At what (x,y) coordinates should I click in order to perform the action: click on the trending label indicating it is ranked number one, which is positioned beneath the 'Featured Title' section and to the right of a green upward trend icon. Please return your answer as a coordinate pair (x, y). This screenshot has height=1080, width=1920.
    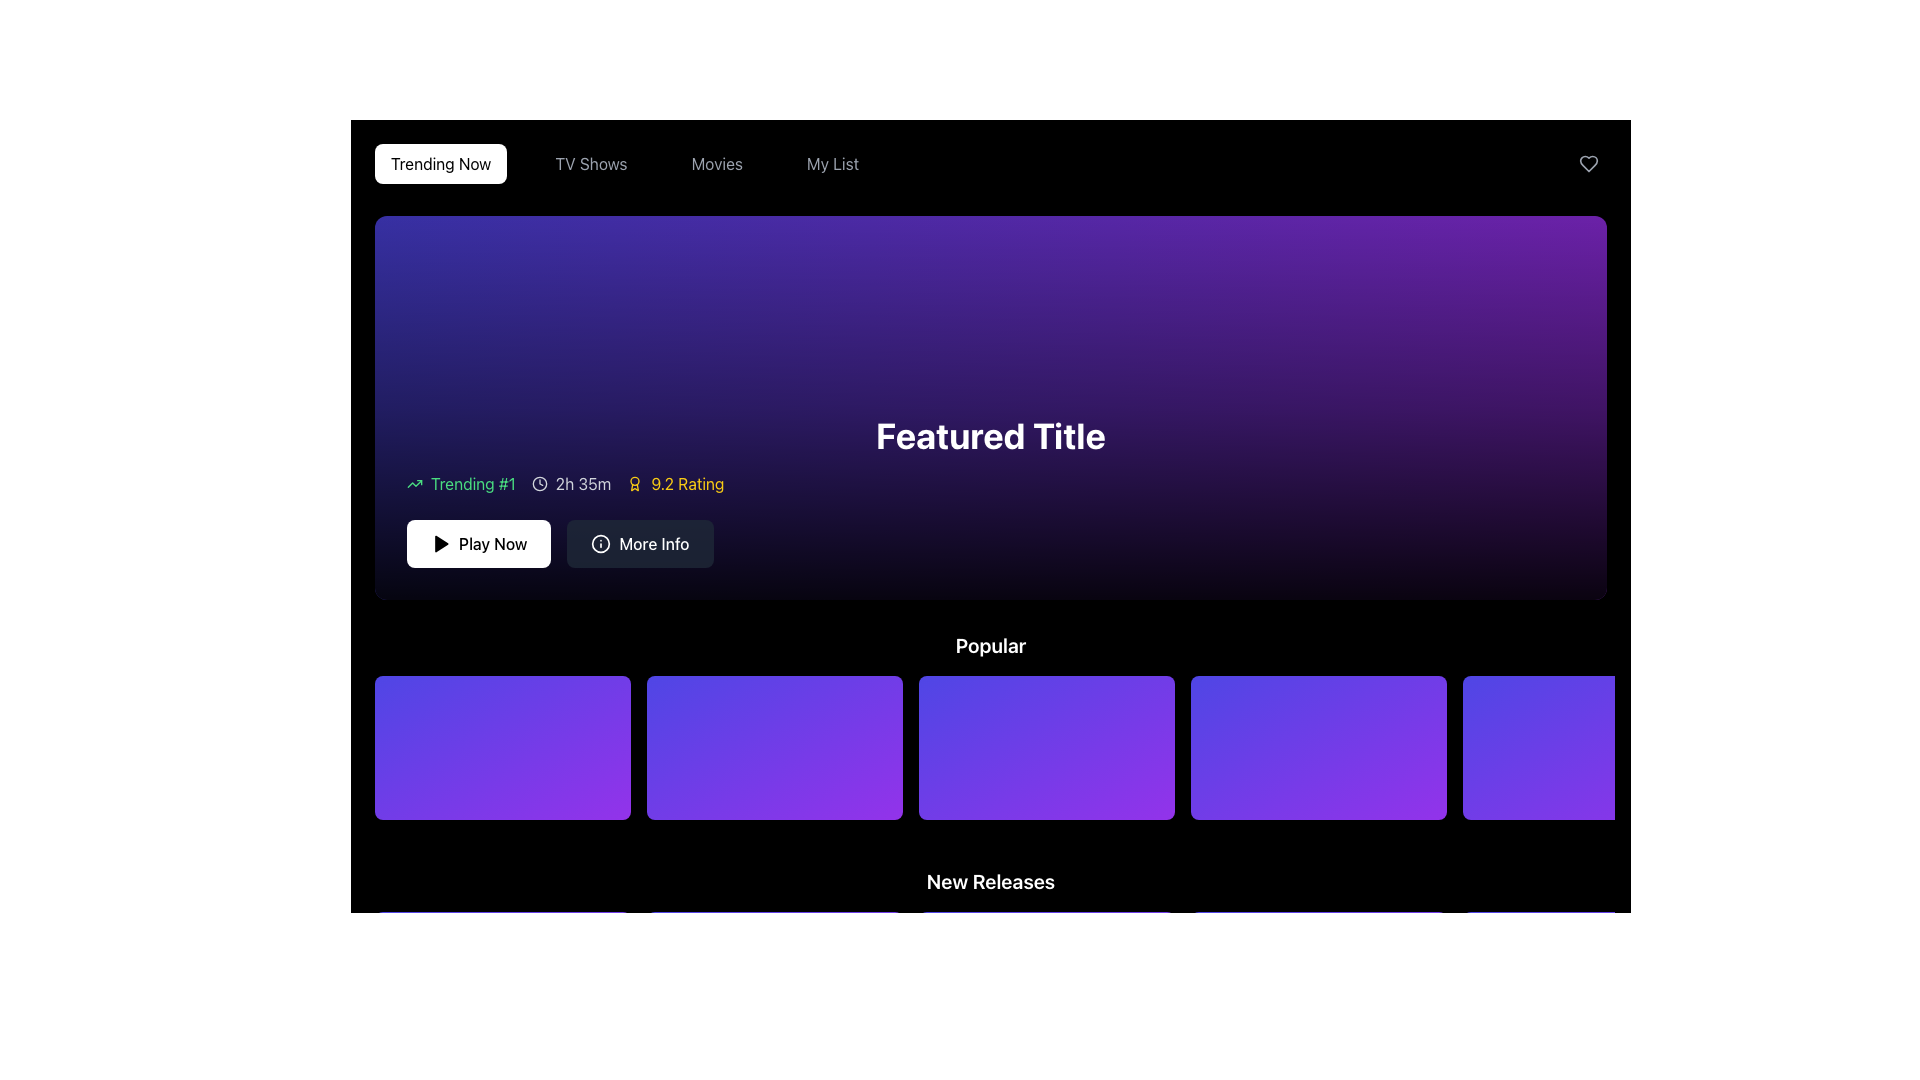
    Looking at the image, I should click on (472, 483).